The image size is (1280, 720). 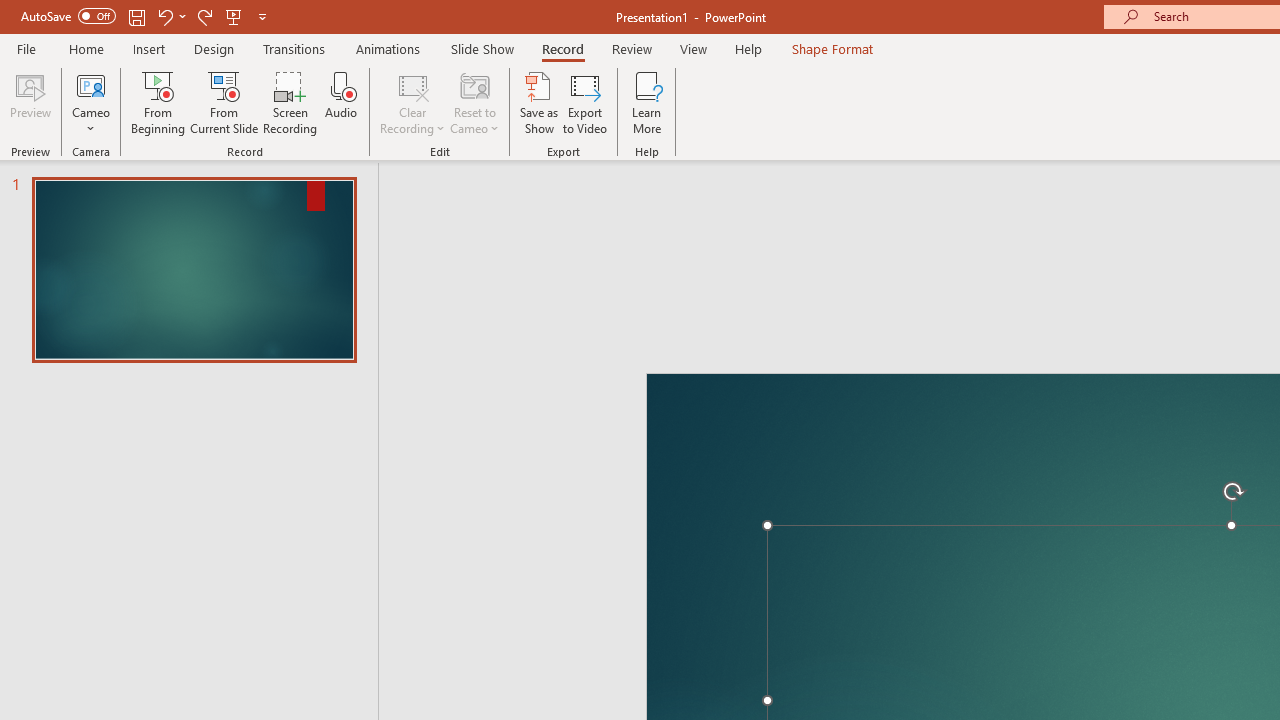 What do you see at coordinates (148, 48) in the screenshot?
I see `'Insert'` at bounding box center [148, 48].